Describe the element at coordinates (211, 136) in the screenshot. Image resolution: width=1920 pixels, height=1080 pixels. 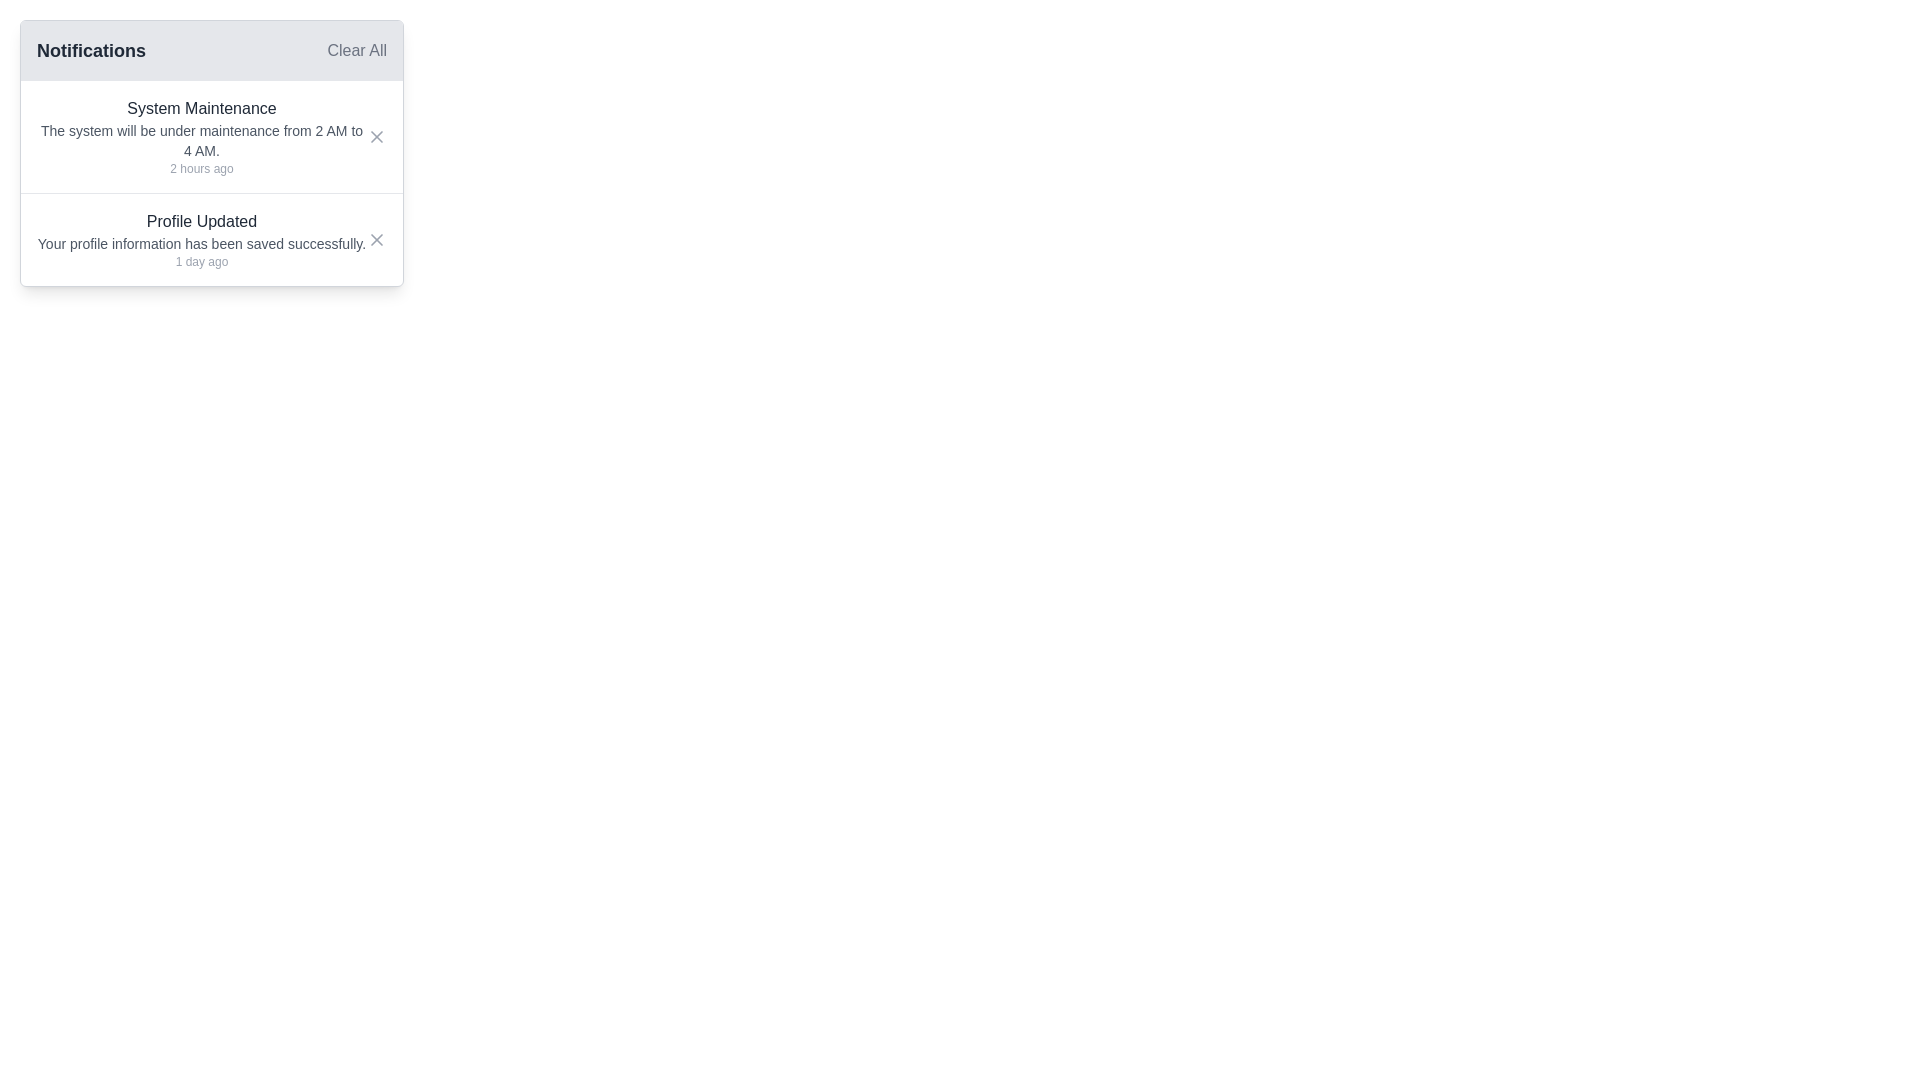
I see `the notification displayed in the Notification Block that informs about scheduled system maintenance` at that location.